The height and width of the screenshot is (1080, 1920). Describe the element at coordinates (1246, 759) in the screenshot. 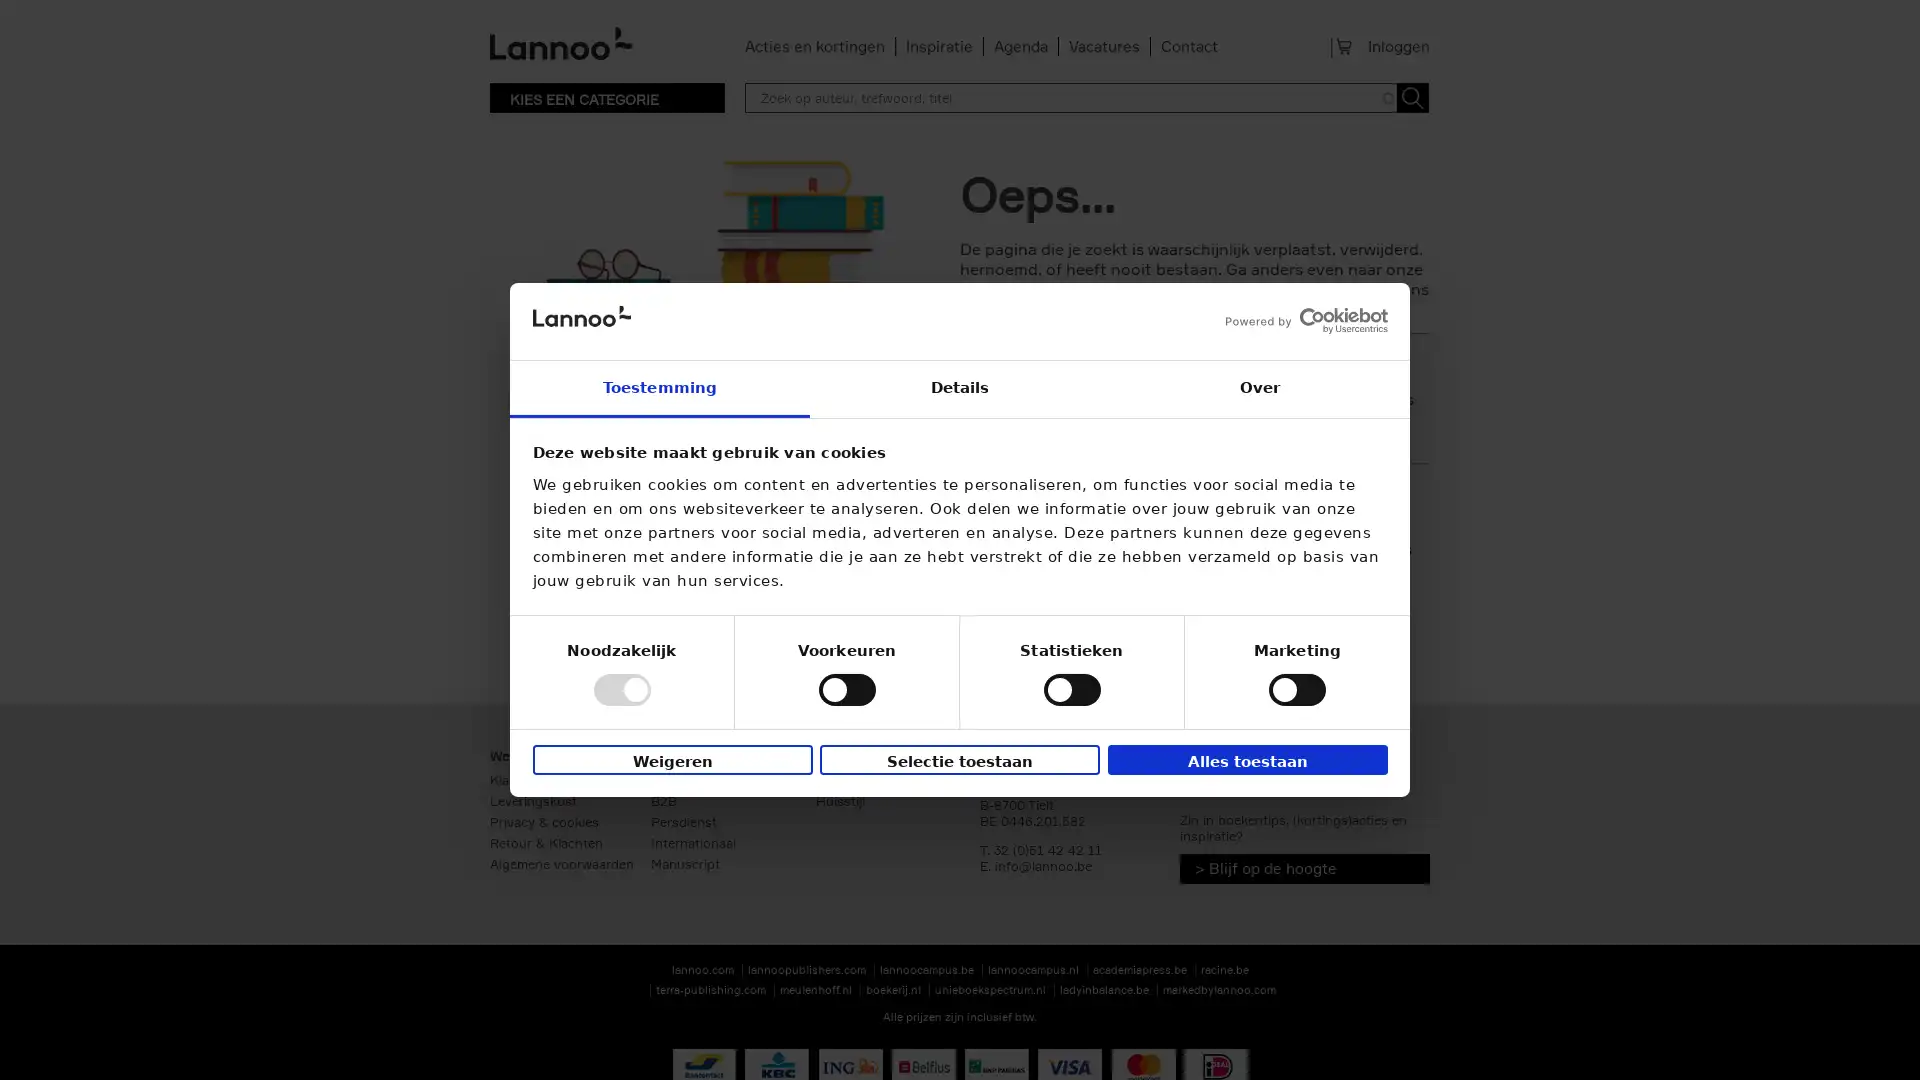

I see `Alles toestaan` at that location.